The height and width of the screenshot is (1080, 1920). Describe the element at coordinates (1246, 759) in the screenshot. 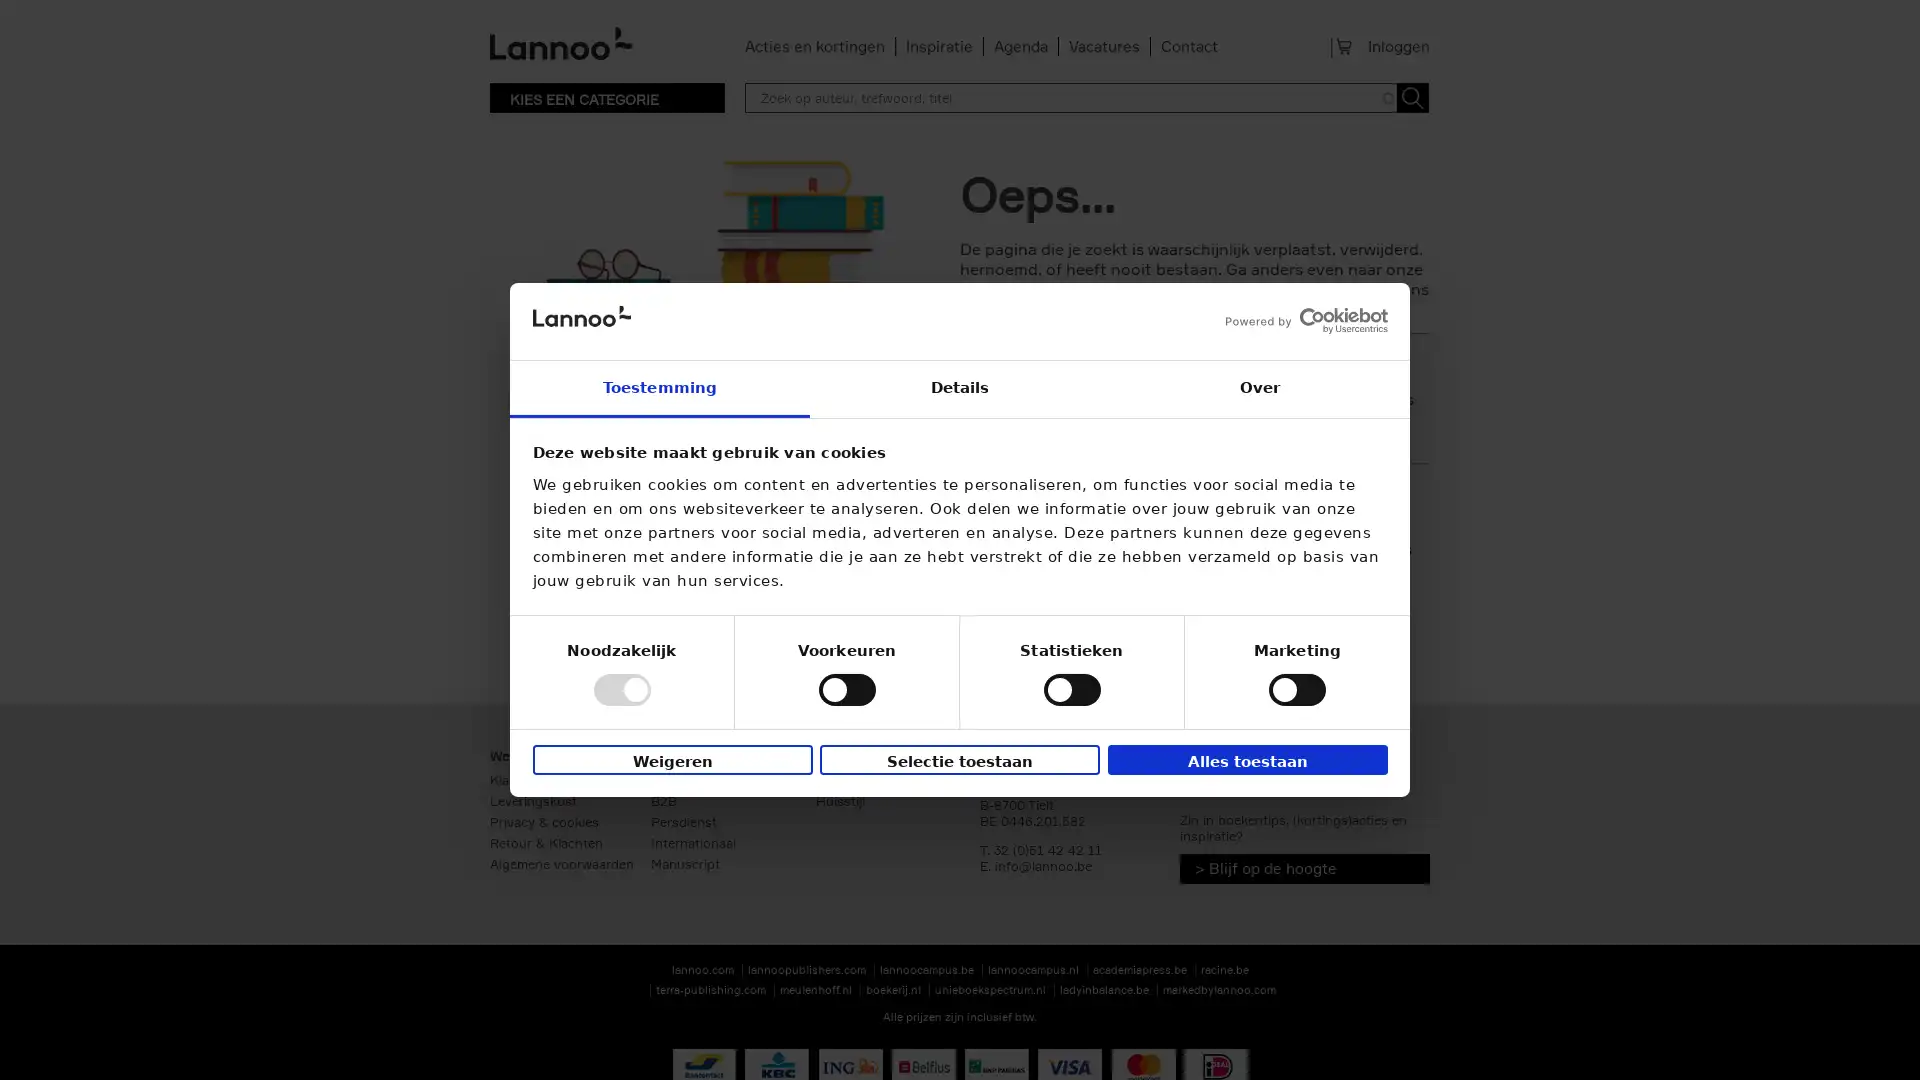

I see `Alles toestaan` at that location.